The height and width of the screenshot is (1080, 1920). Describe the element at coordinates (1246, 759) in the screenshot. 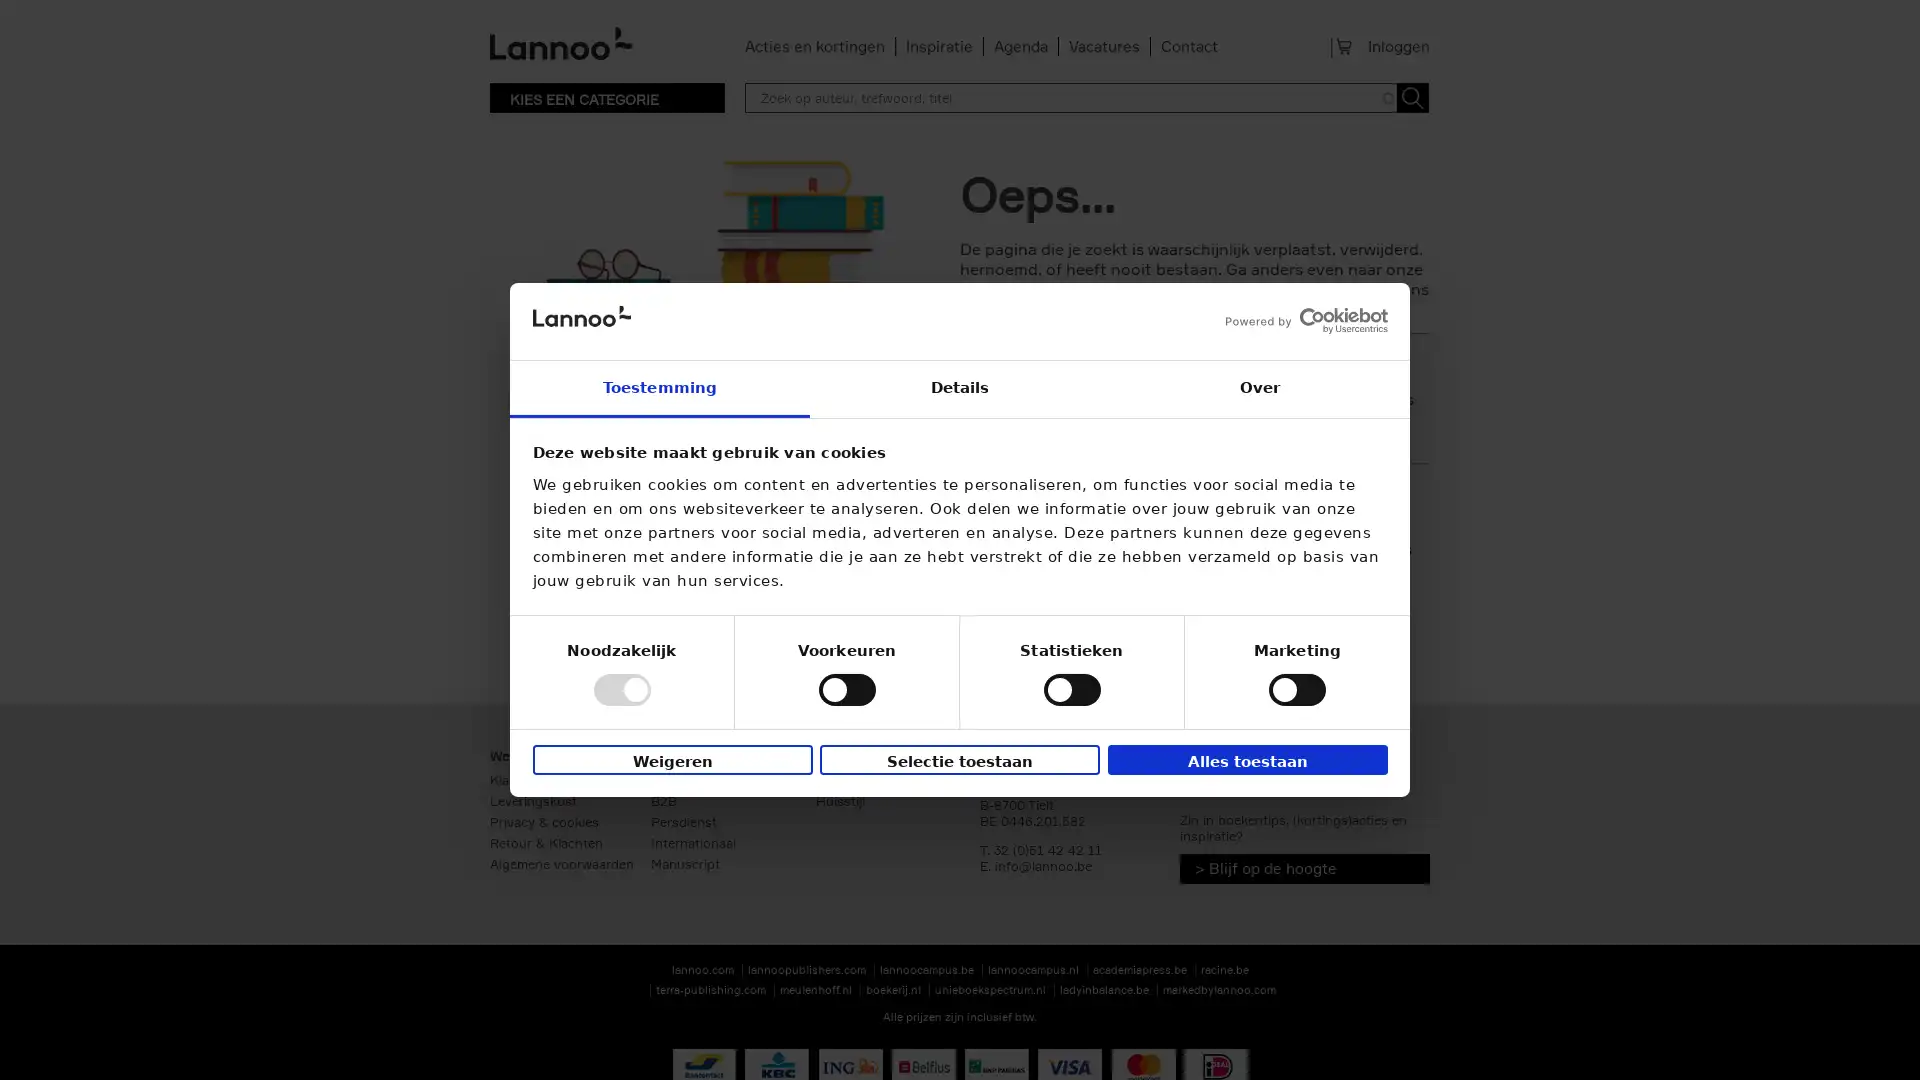

I see `Alles toestaan` at that location.